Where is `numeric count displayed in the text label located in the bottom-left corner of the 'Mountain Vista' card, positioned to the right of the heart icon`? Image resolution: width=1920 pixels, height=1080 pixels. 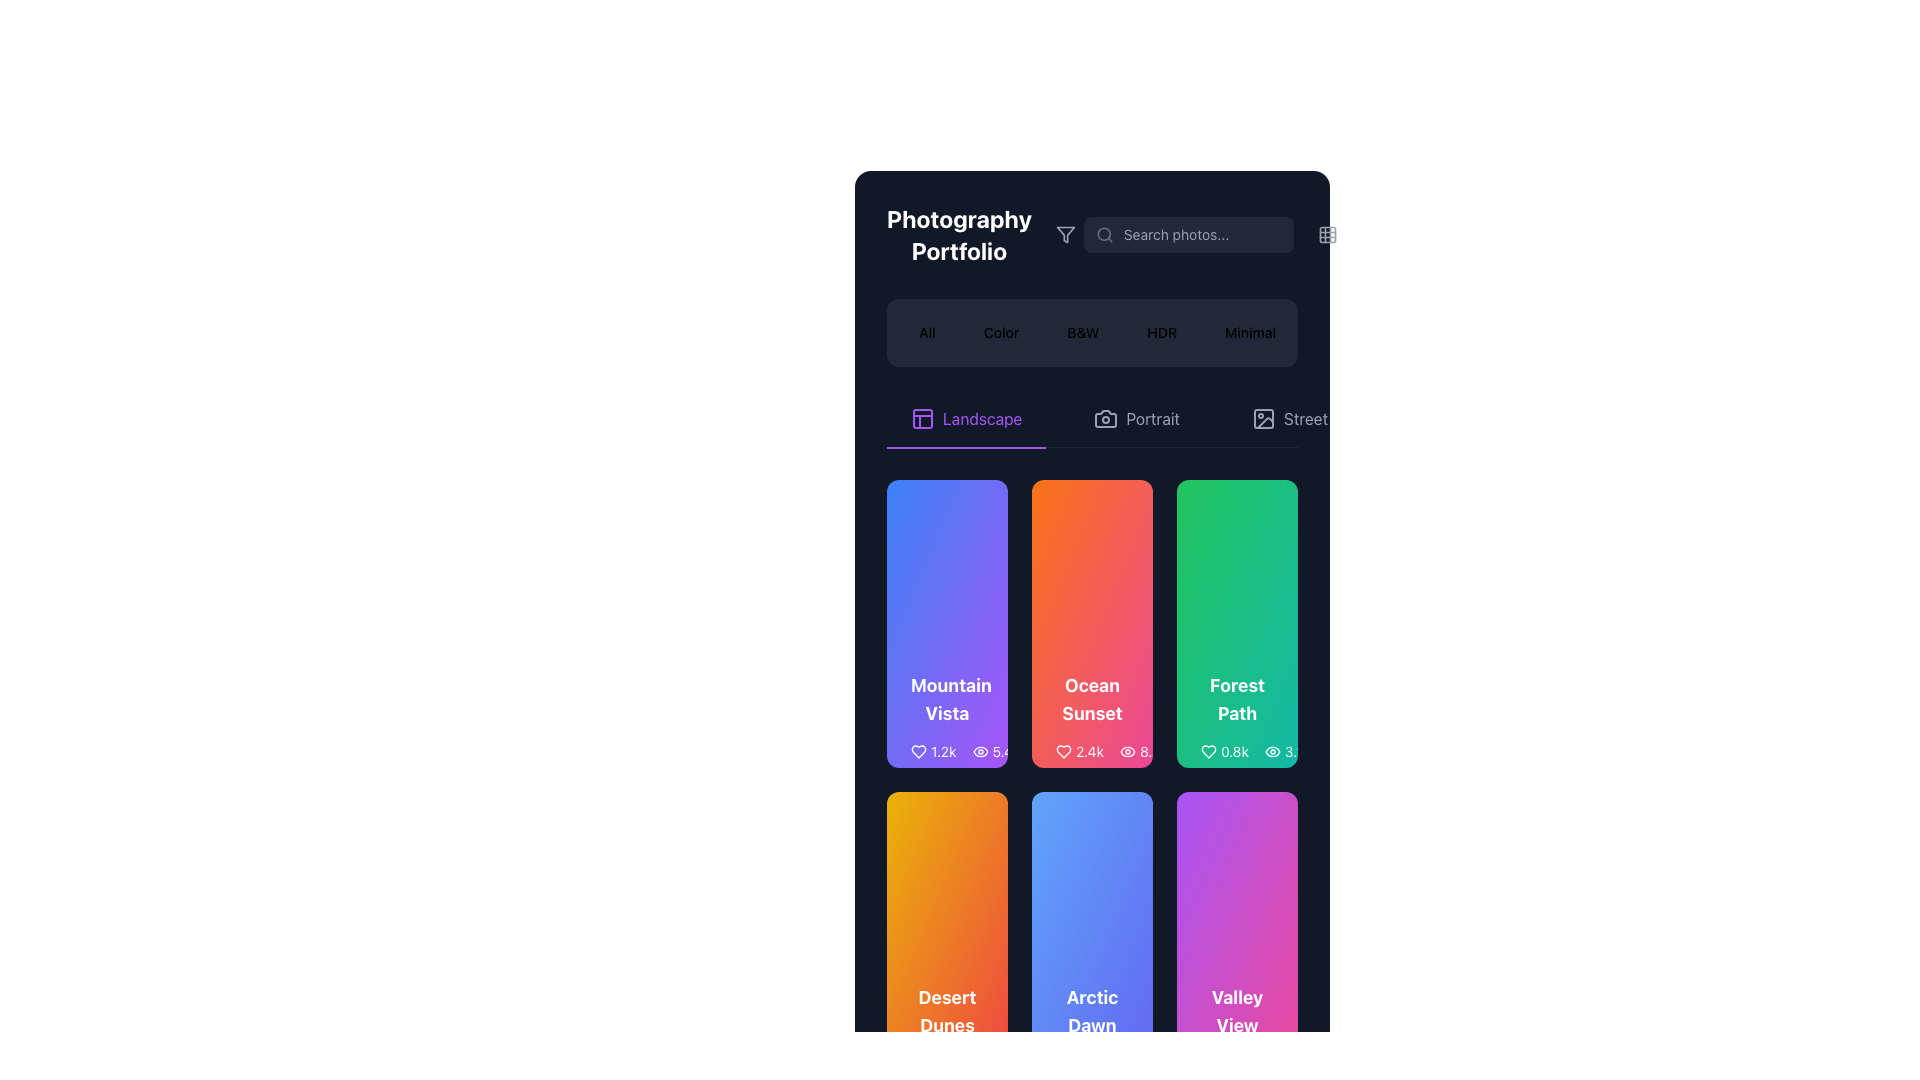
numeric count displayed in the text label located in the bottom-left corner of the 'Mountain Vista' card, positioned to the right of the heart icon is located at coordinates (942, 752).